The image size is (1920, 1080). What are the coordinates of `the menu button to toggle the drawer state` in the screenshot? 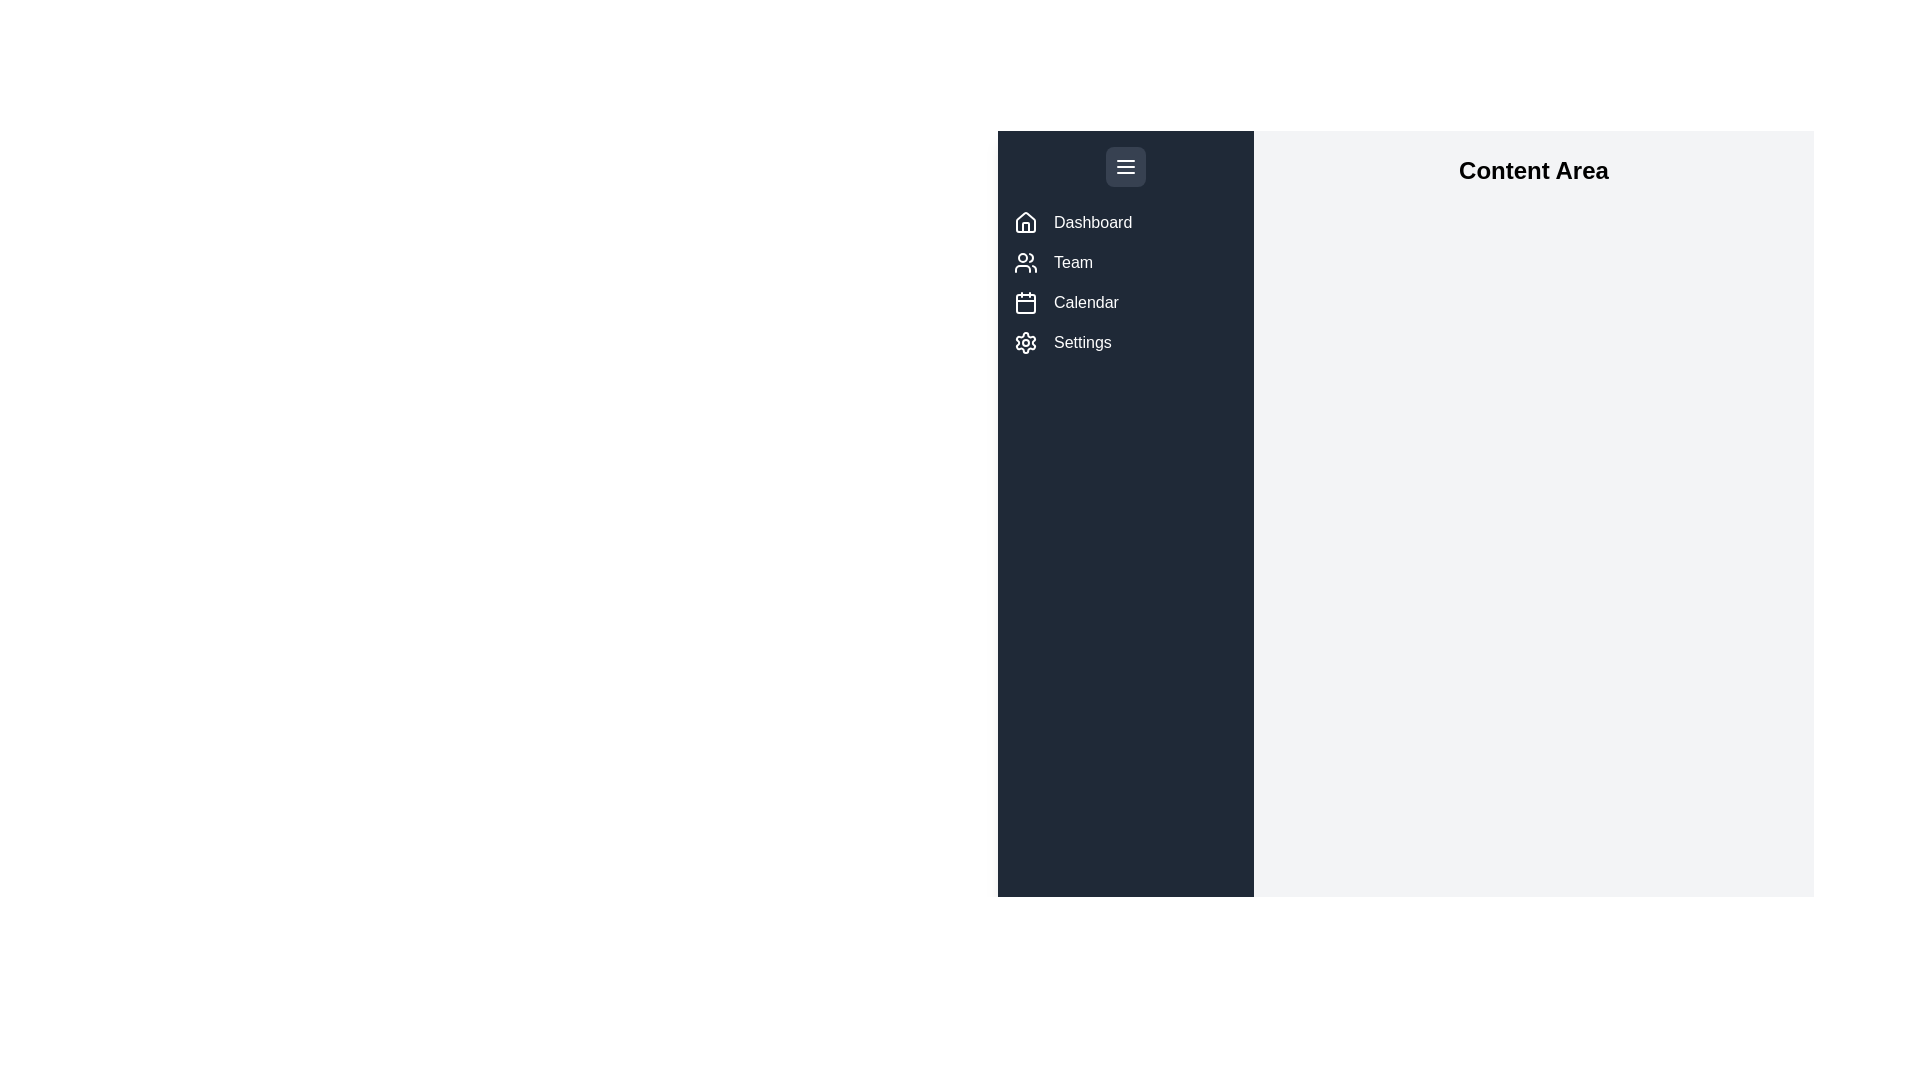 It's located at (1126, 165).